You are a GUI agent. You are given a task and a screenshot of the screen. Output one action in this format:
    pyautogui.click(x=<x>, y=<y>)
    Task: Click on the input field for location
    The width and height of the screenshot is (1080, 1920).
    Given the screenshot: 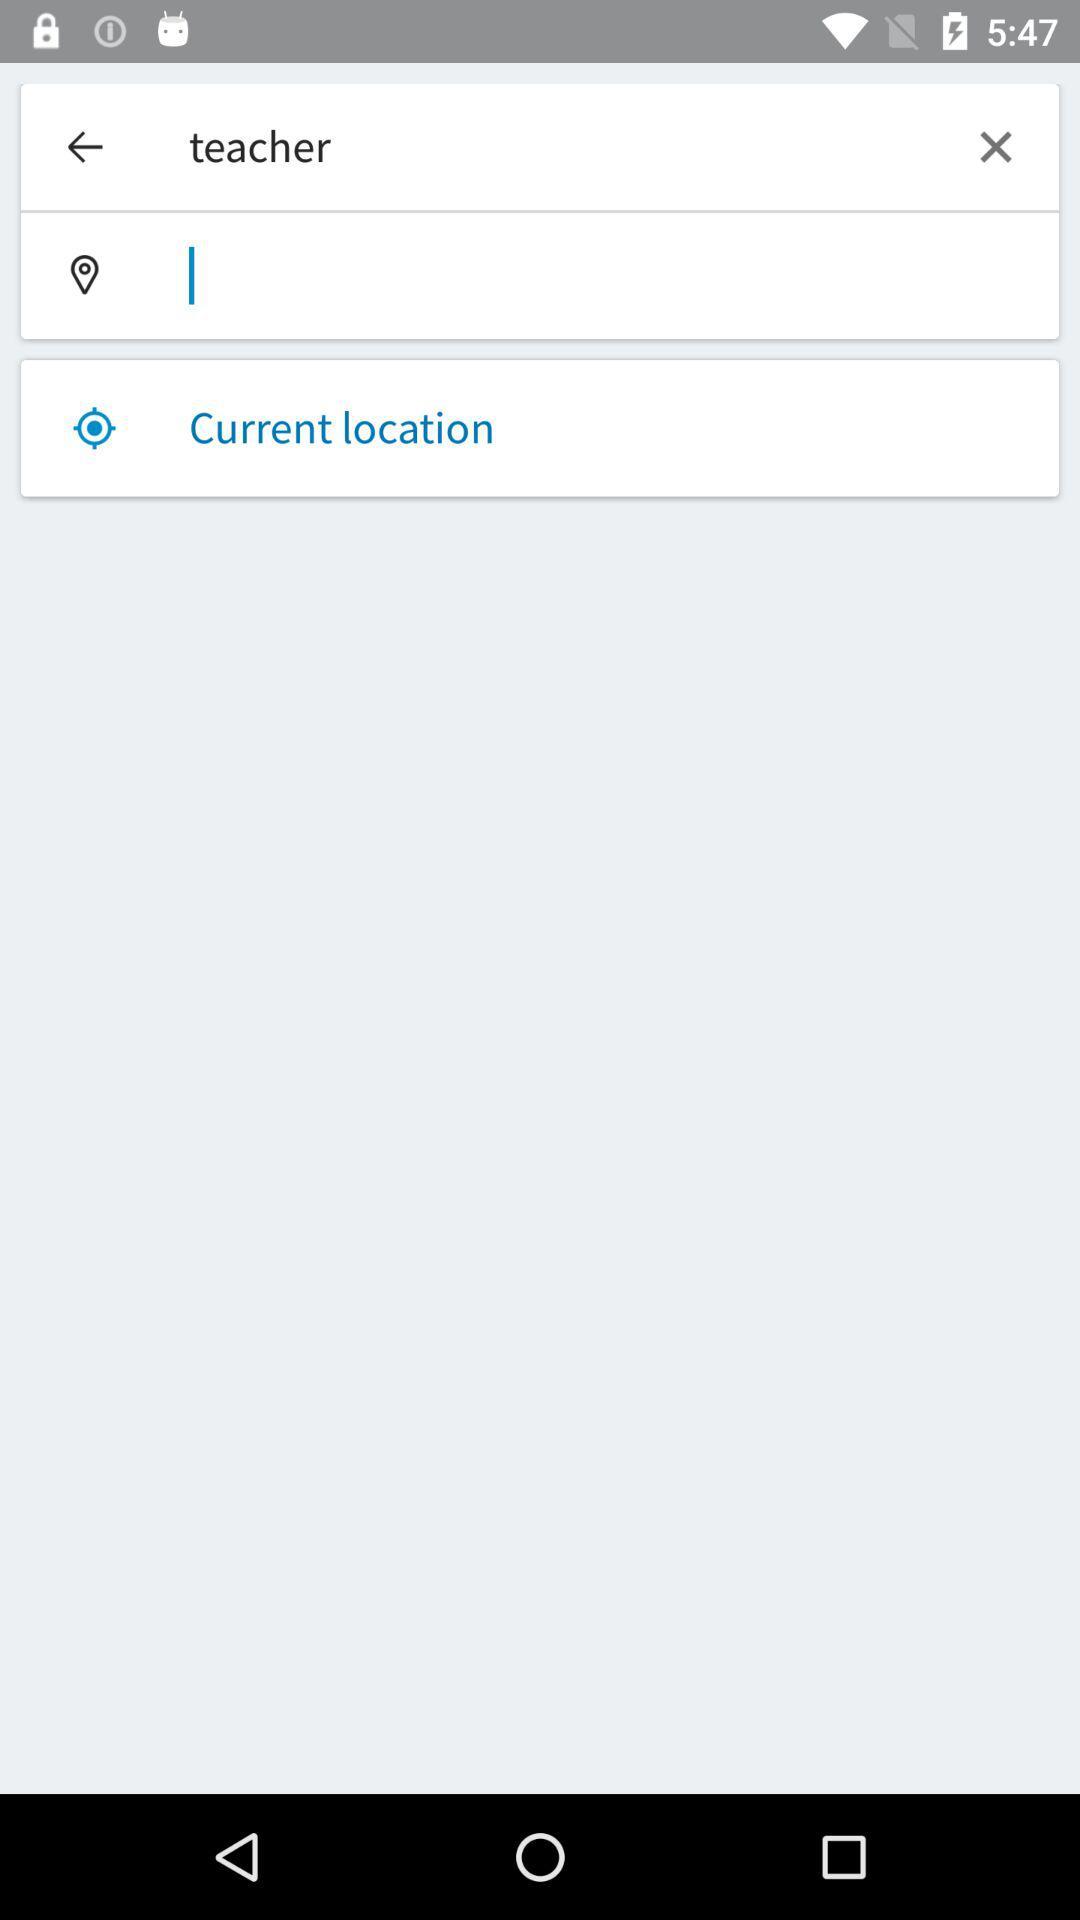 What is the action you would take?
    pyautogui.click(x=540, y=274)
    